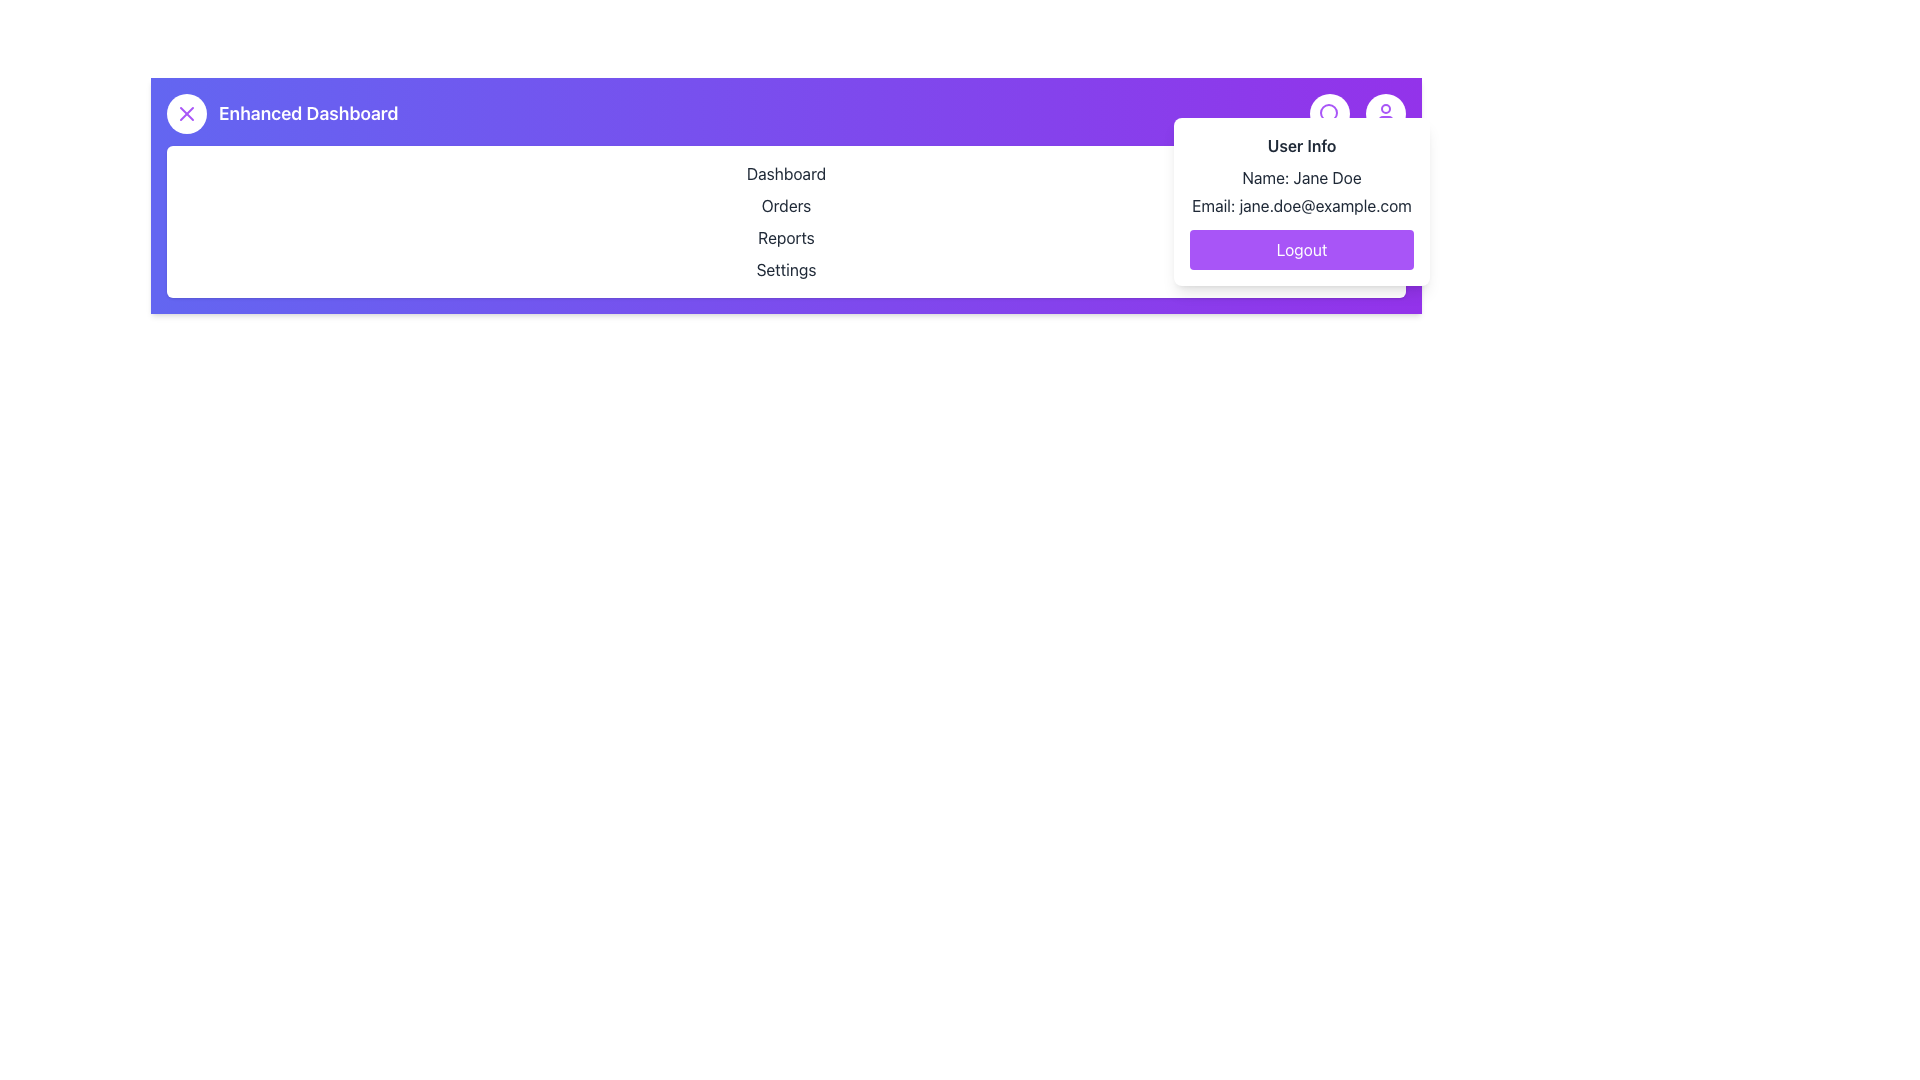 The height and width of the screenshot is (1080, 1920). Describe the element at coordinates (187, 114) in the screenshot. I see `the close icon button located at the top-left corner of the interface, within a circular, purple-bordered button` at that location.